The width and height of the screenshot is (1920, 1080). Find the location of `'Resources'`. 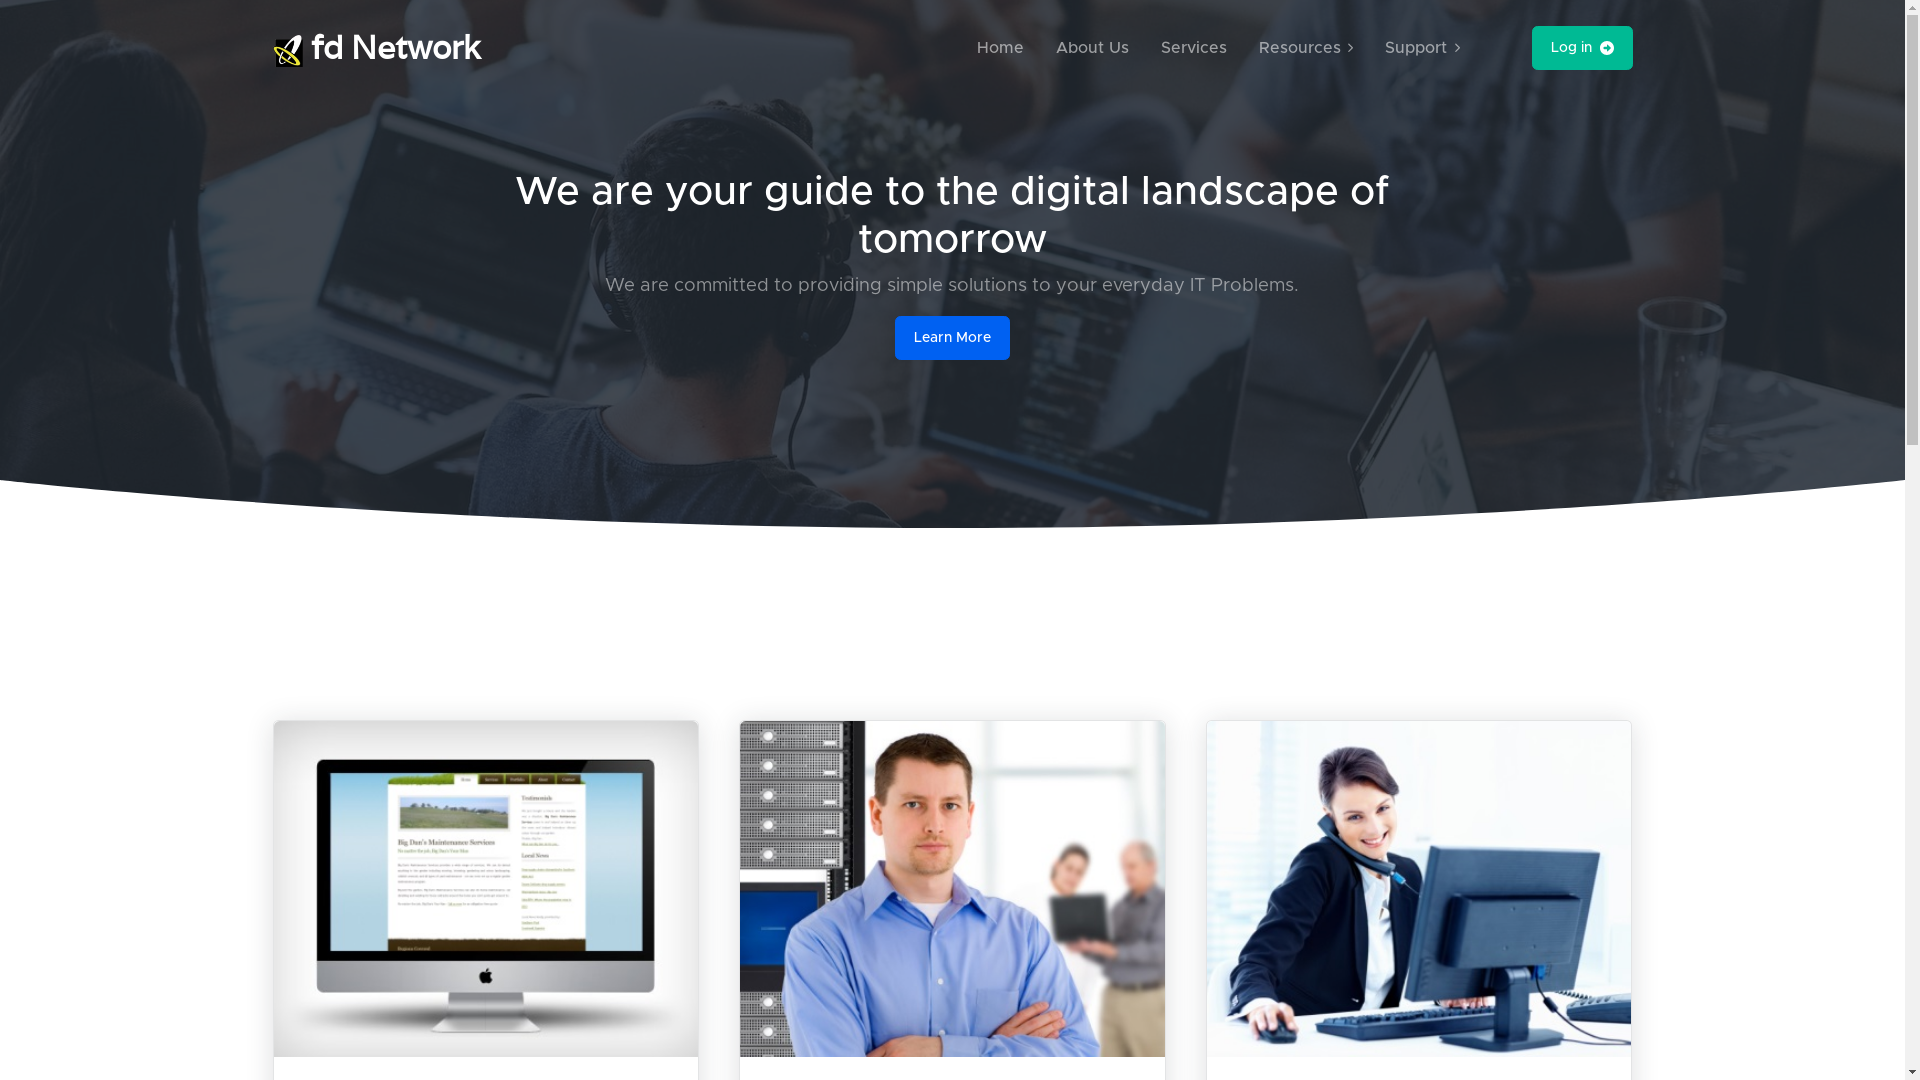

'Resources' is located at coordinates (1250, 46).